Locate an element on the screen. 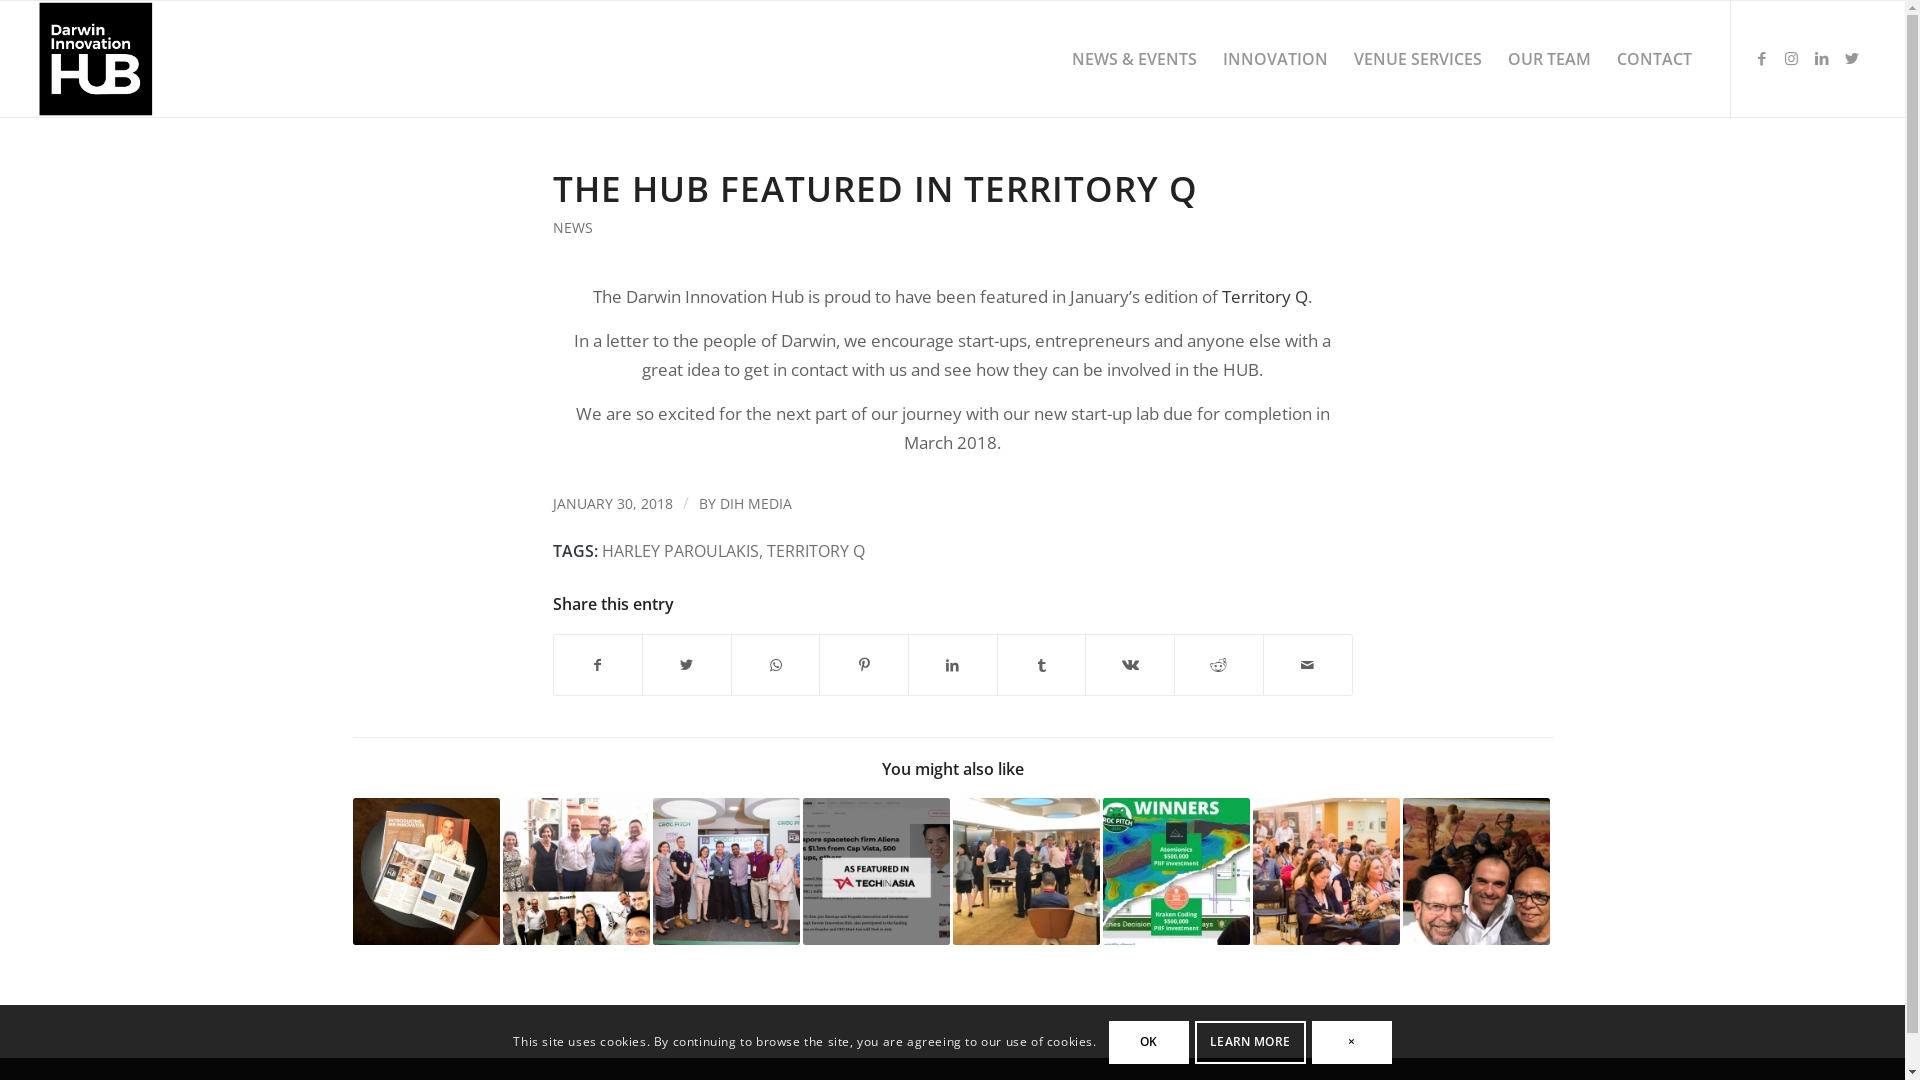 Image resolution: width=1920 pixels, height=1080 pixels. 'LEARN MORE' is located at coordinates (1249, 1040).